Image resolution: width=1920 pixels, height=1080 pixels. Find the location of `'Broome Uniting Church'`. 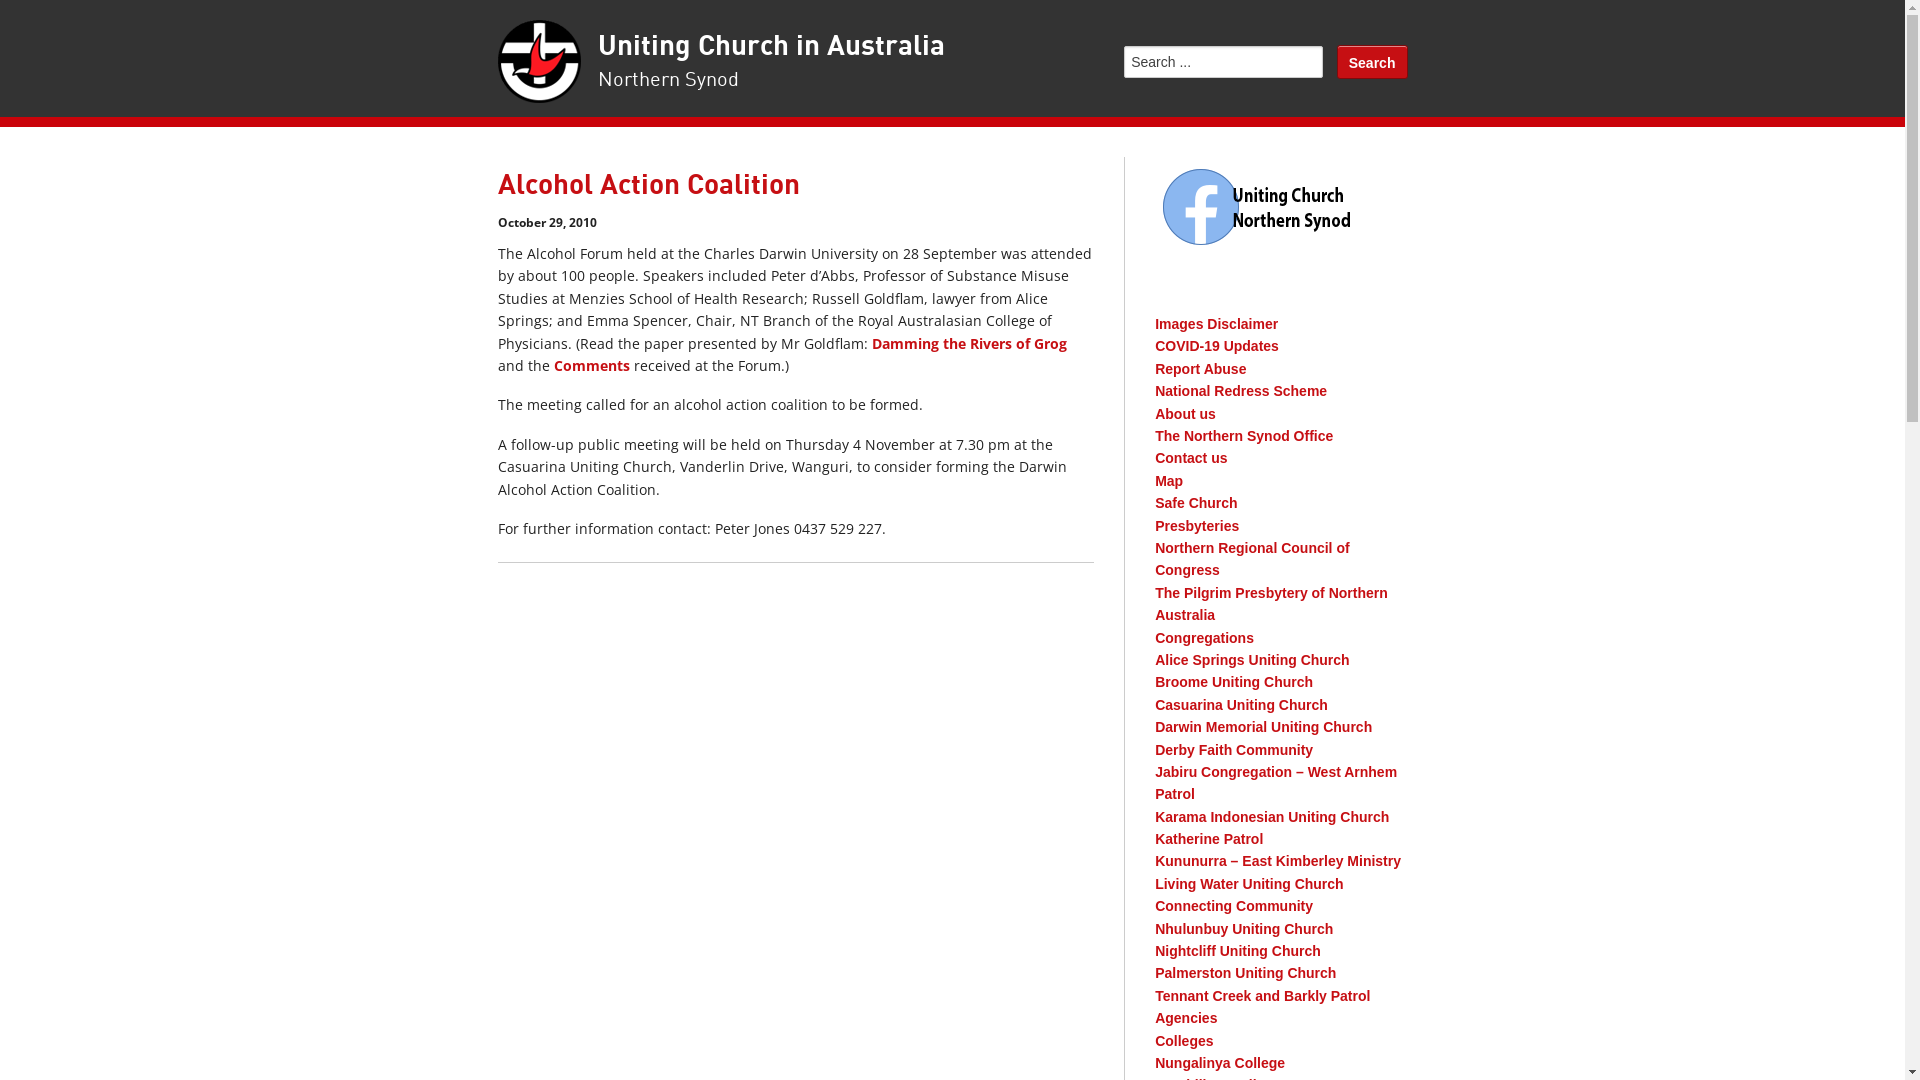

'Broome Uniting Church' is located at coordinates (1232, 681).